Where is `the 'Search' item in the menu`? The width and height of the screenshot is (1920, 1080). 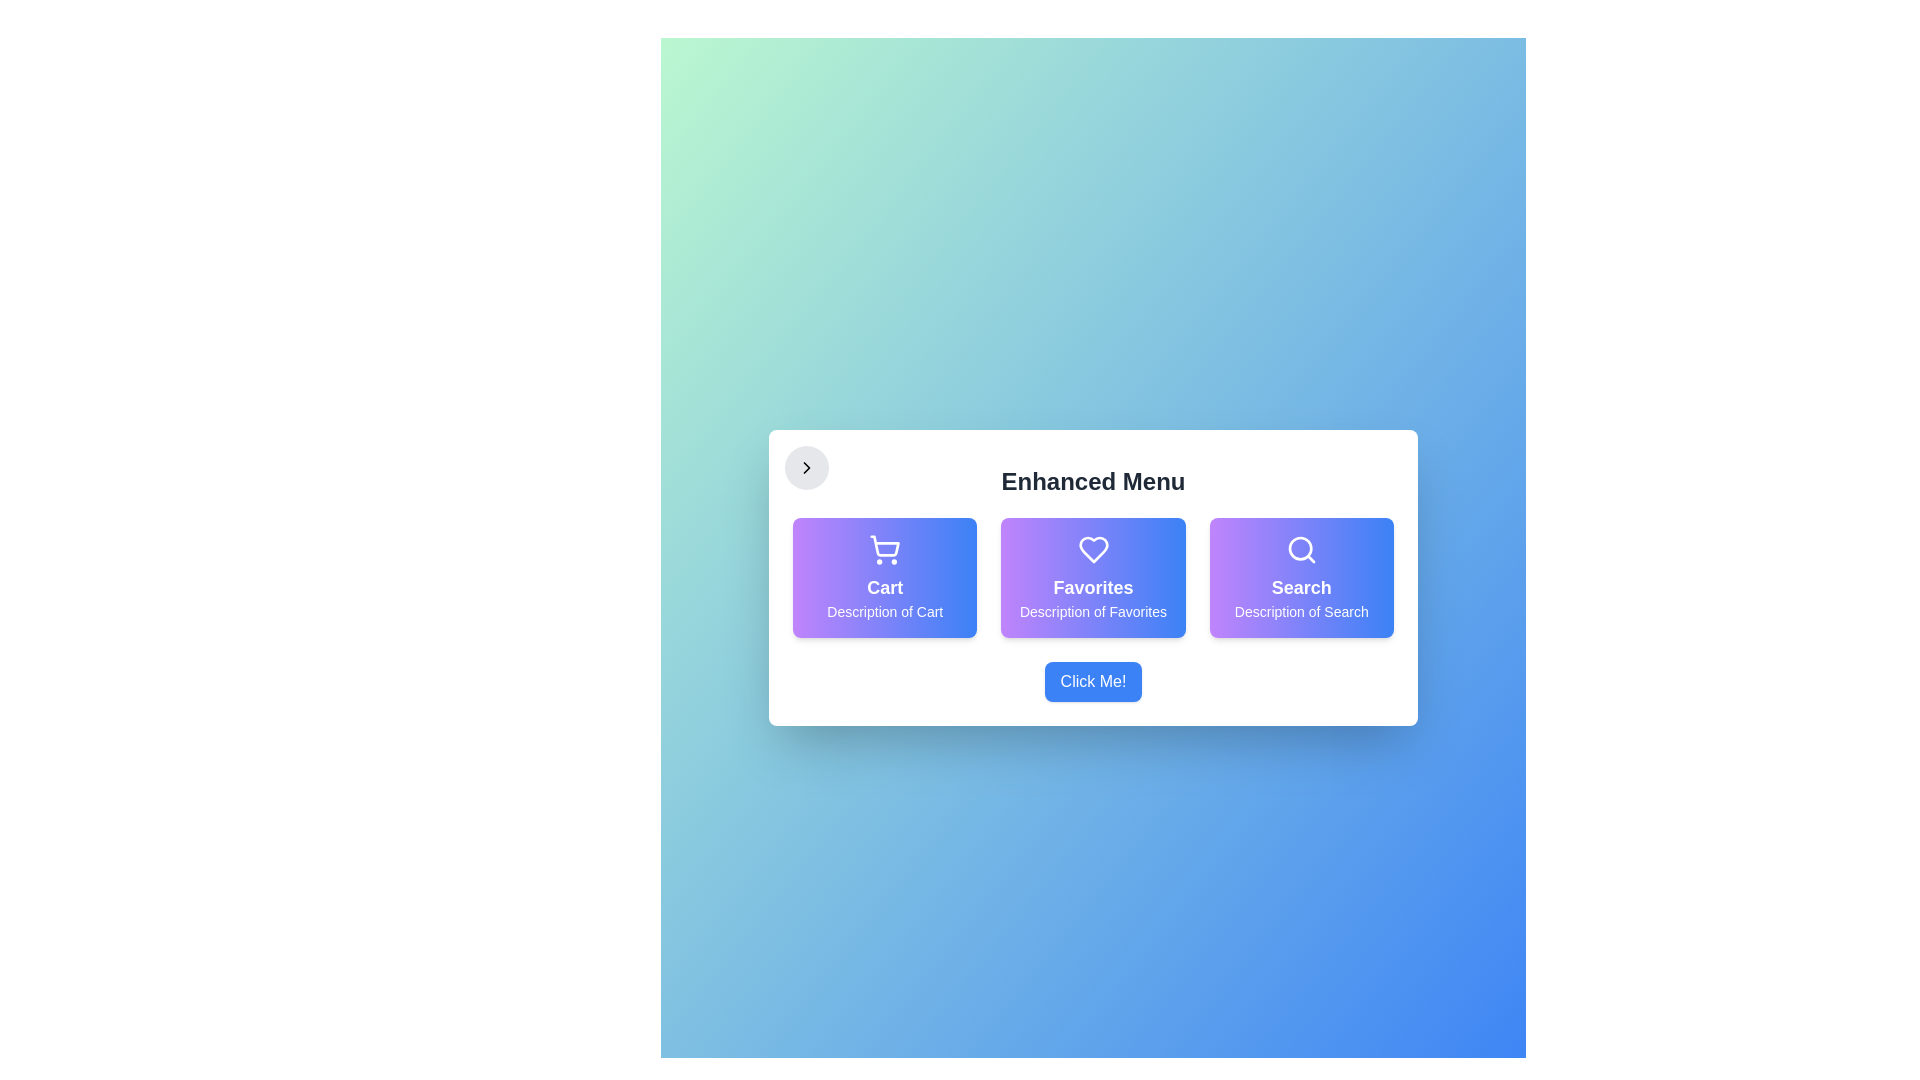
the 'Search' item in the menu is located at coordinates (1301, 578).